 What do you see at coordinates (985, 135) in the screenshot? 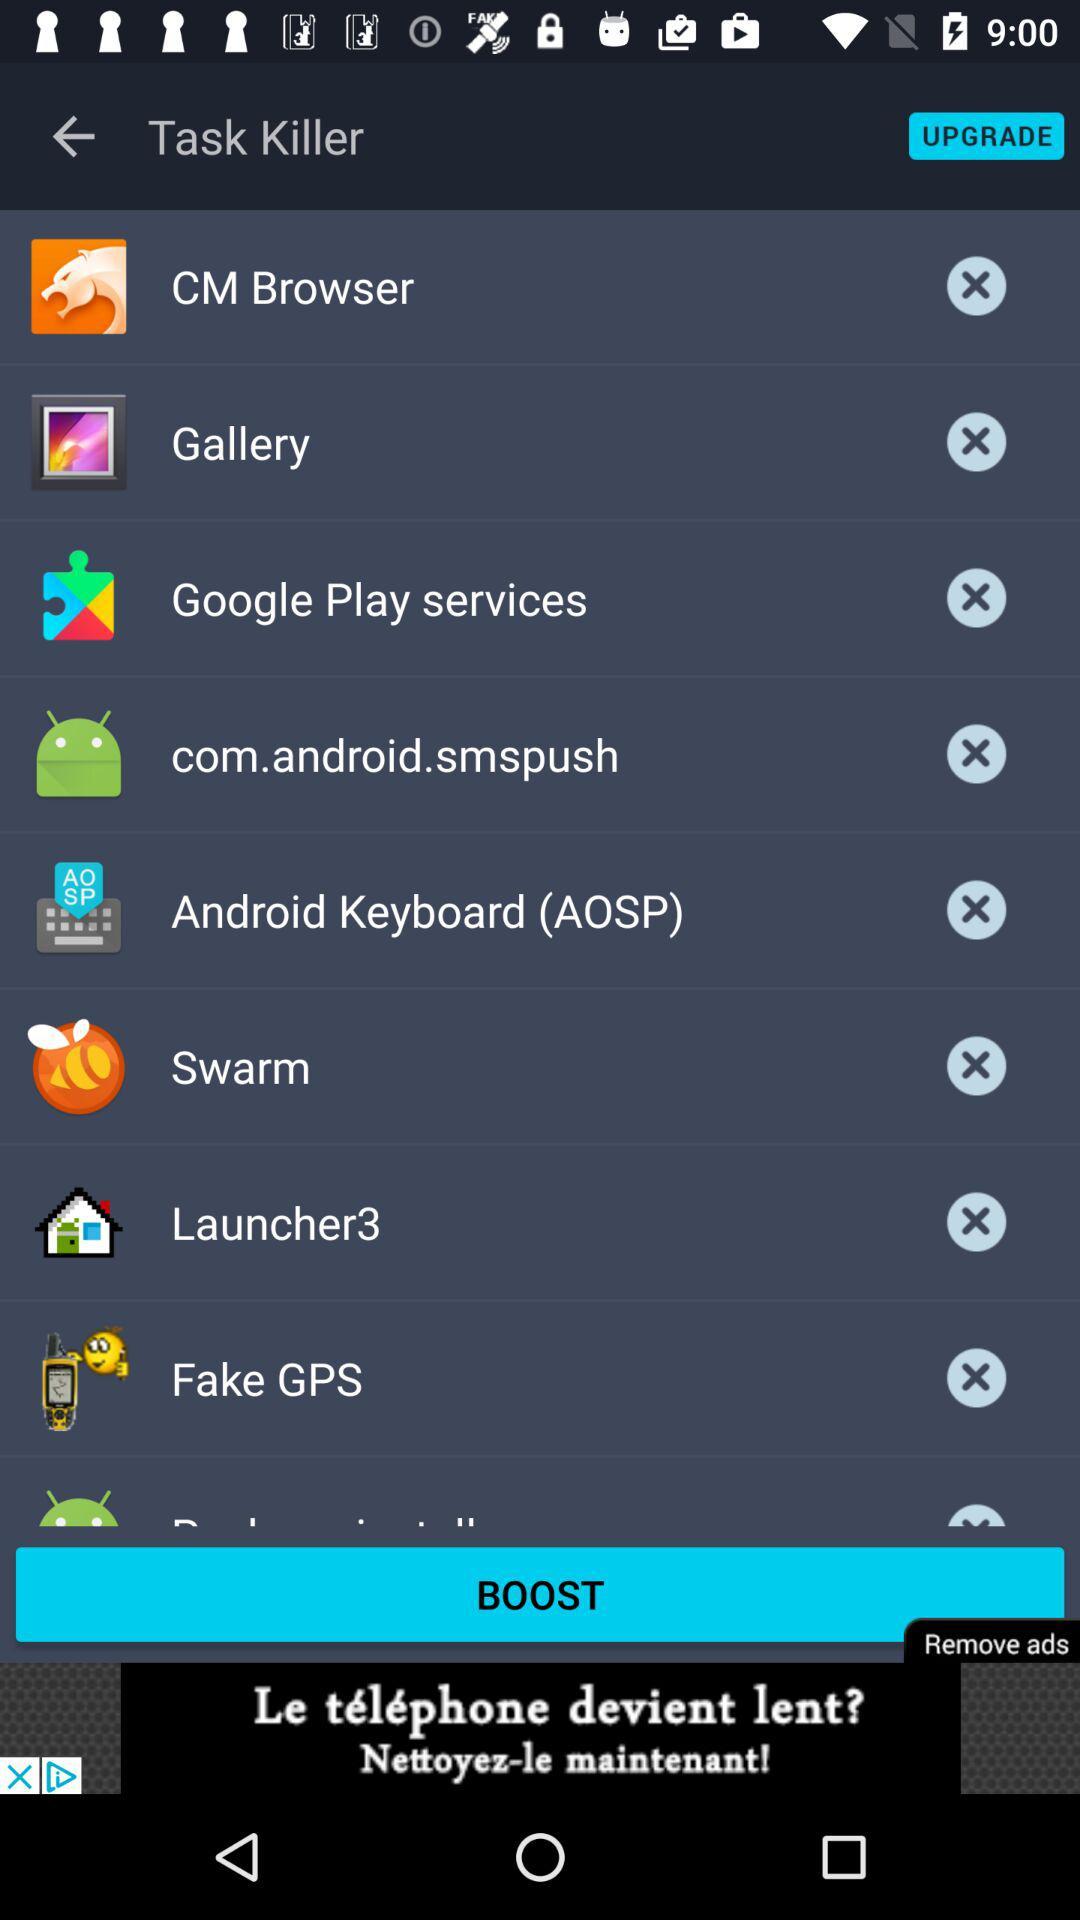
I see `button` at bounding box center [985, 135].